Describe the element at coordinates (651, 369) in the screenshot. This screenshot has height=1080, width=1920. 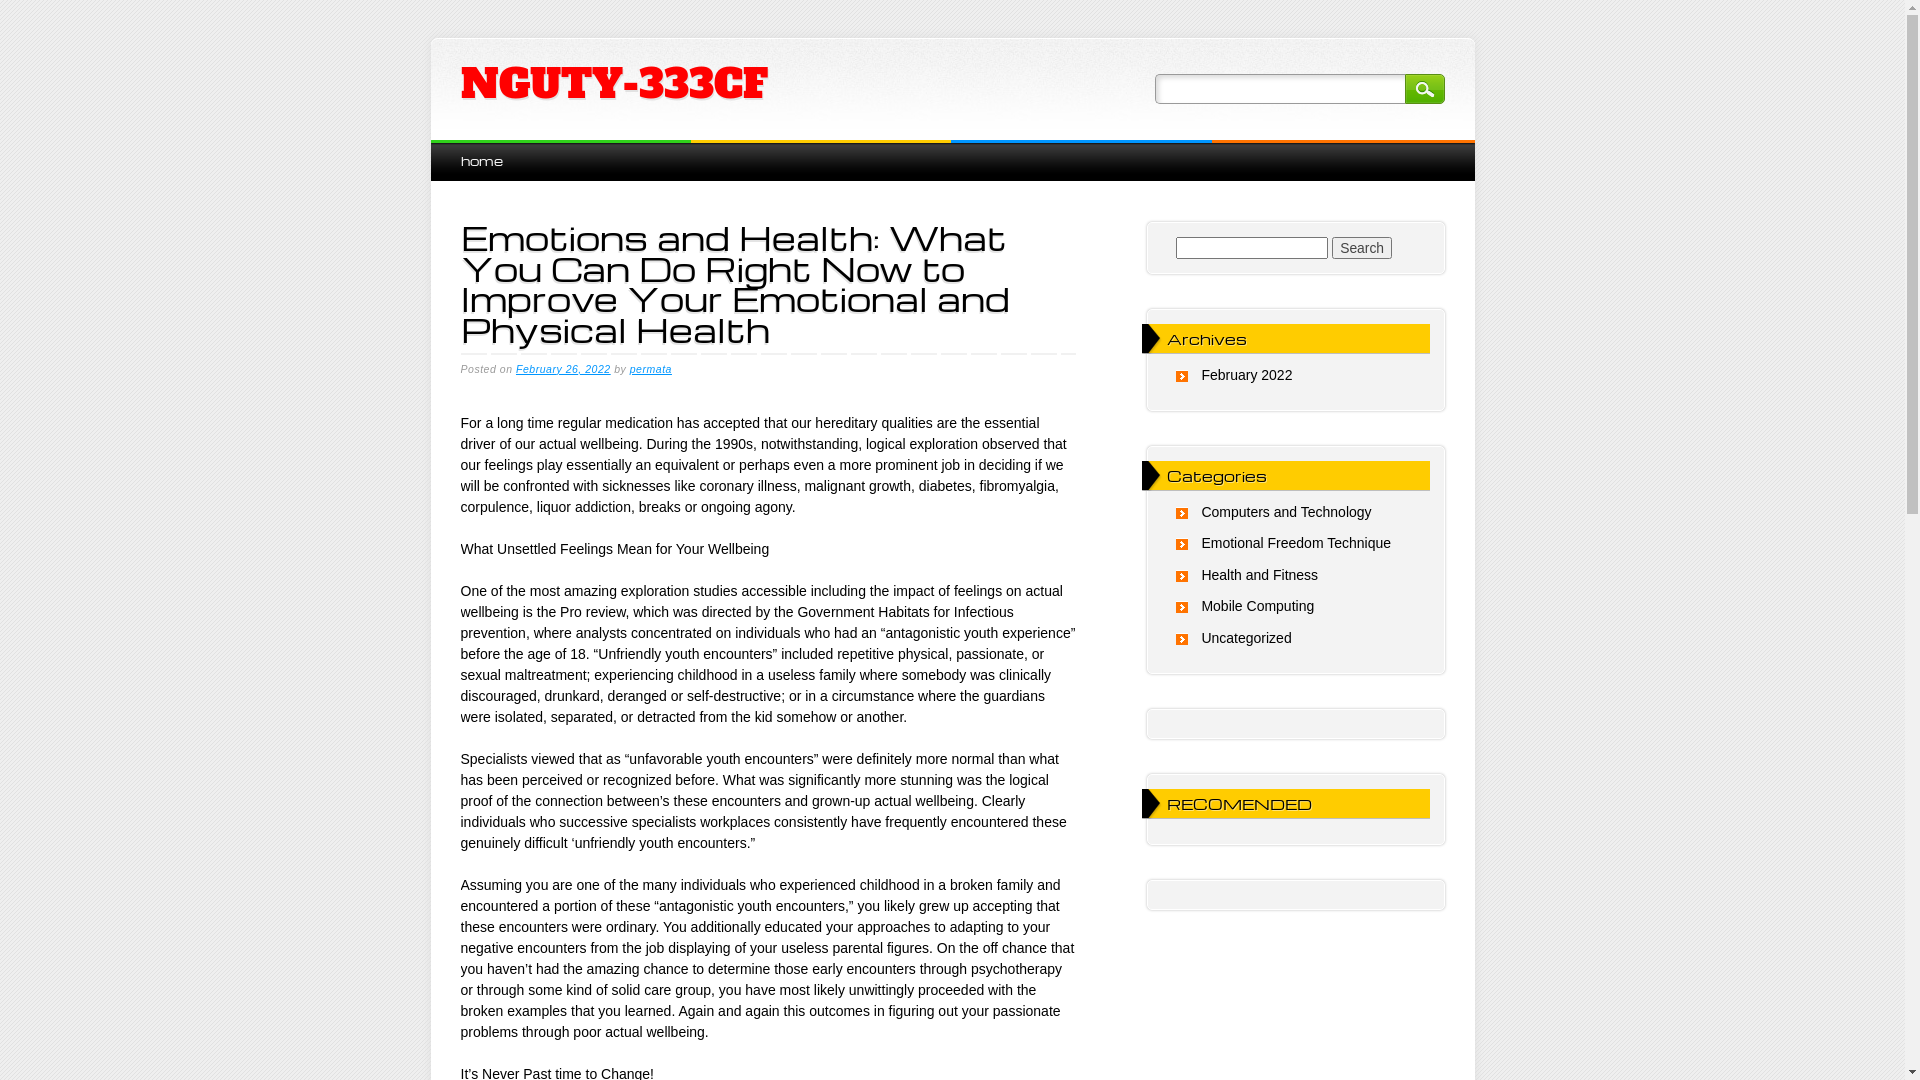
I see `'permata'` at that location.